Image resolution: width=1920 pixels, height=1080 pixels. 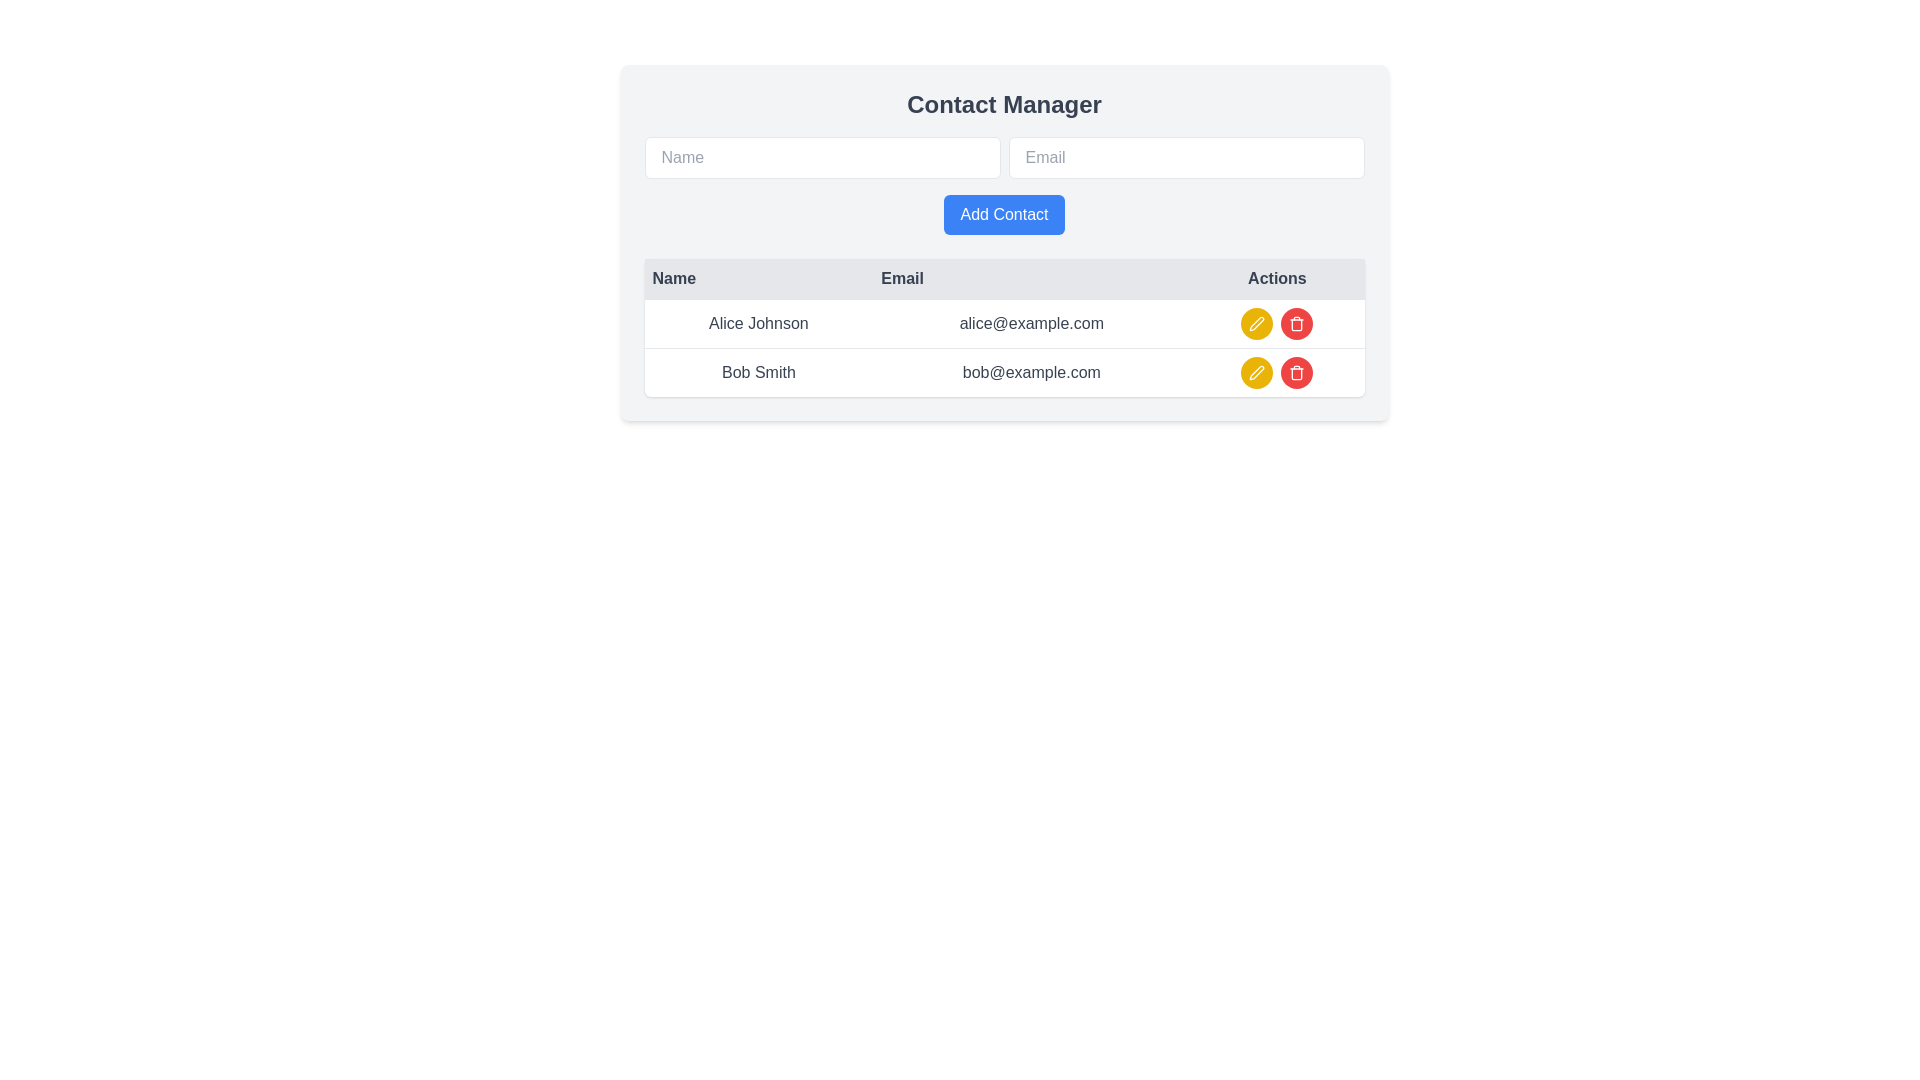 I want to click on the text element displaying the email address associated with 'Alice Johnson', located in the second column of the first data row of the table, so click(x=1031, y=323).